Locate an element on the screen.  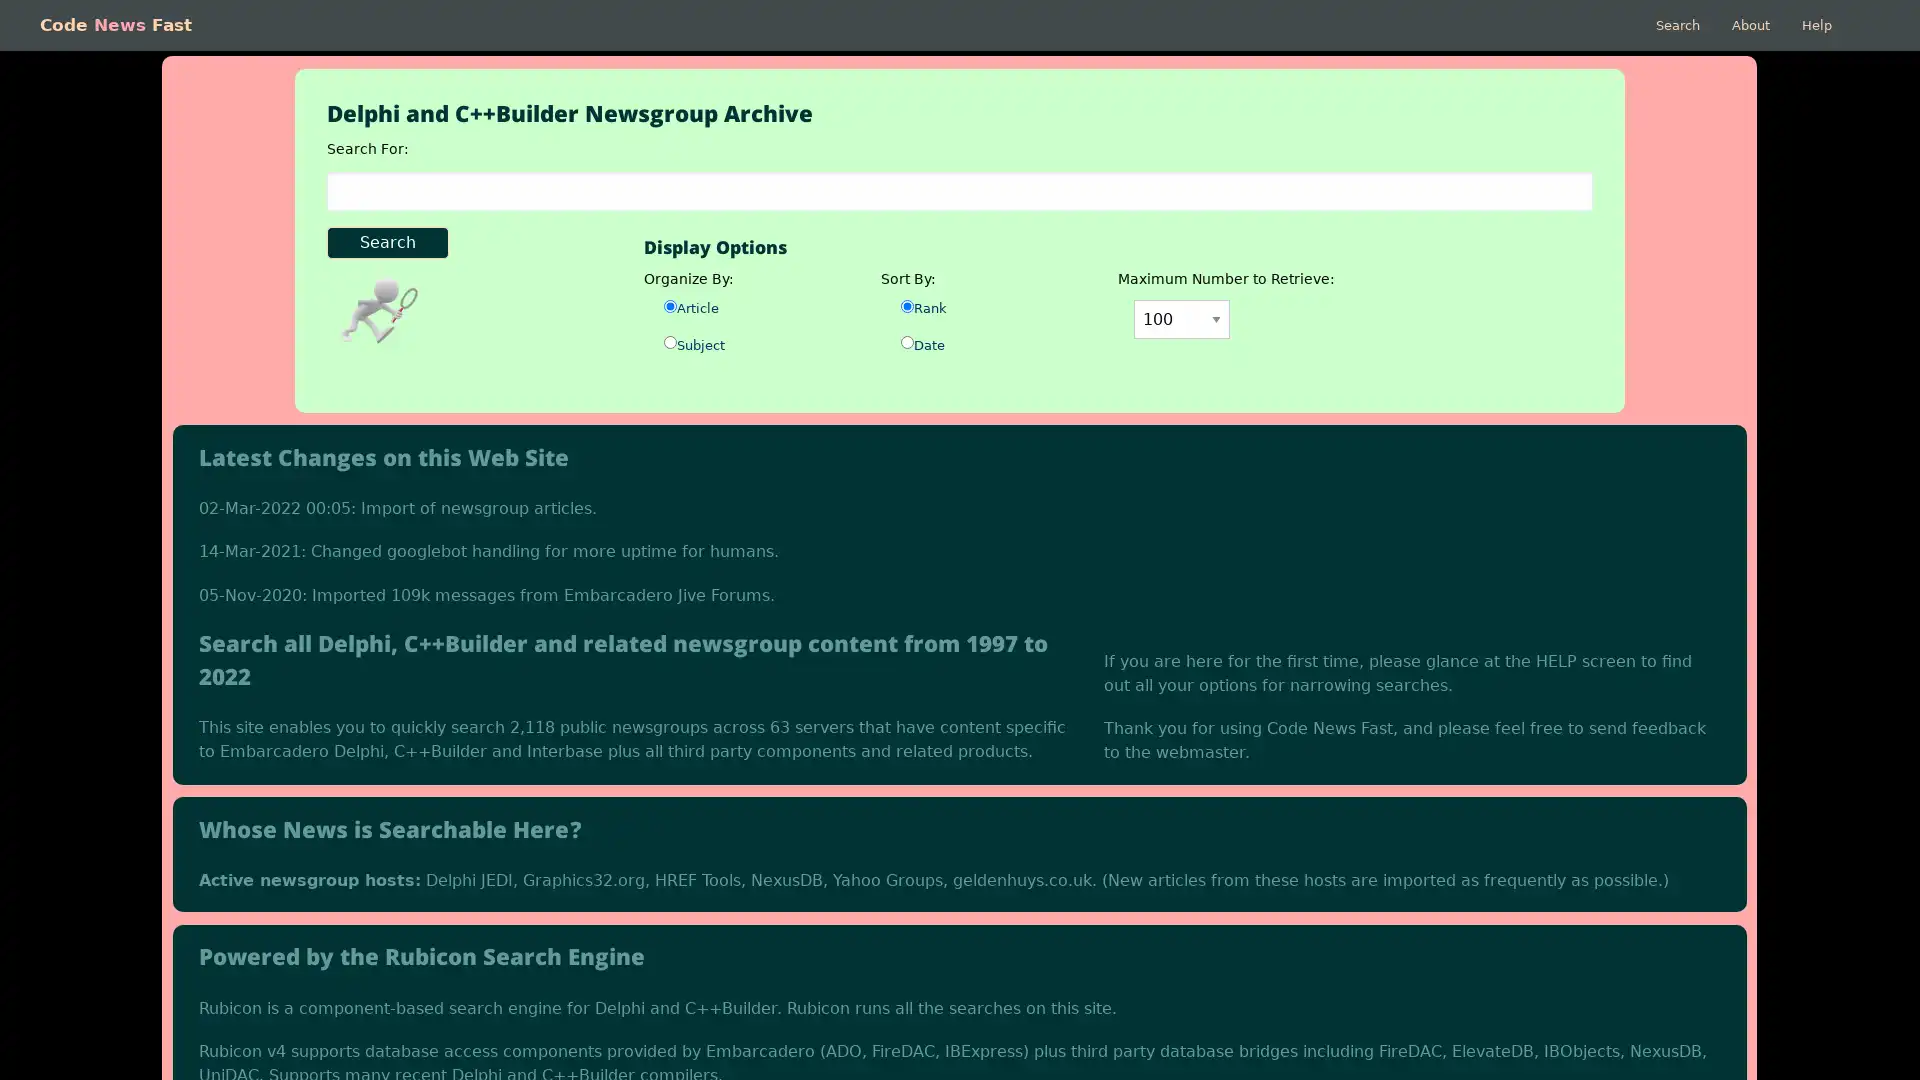
Search is located at coordinates (388, 241).